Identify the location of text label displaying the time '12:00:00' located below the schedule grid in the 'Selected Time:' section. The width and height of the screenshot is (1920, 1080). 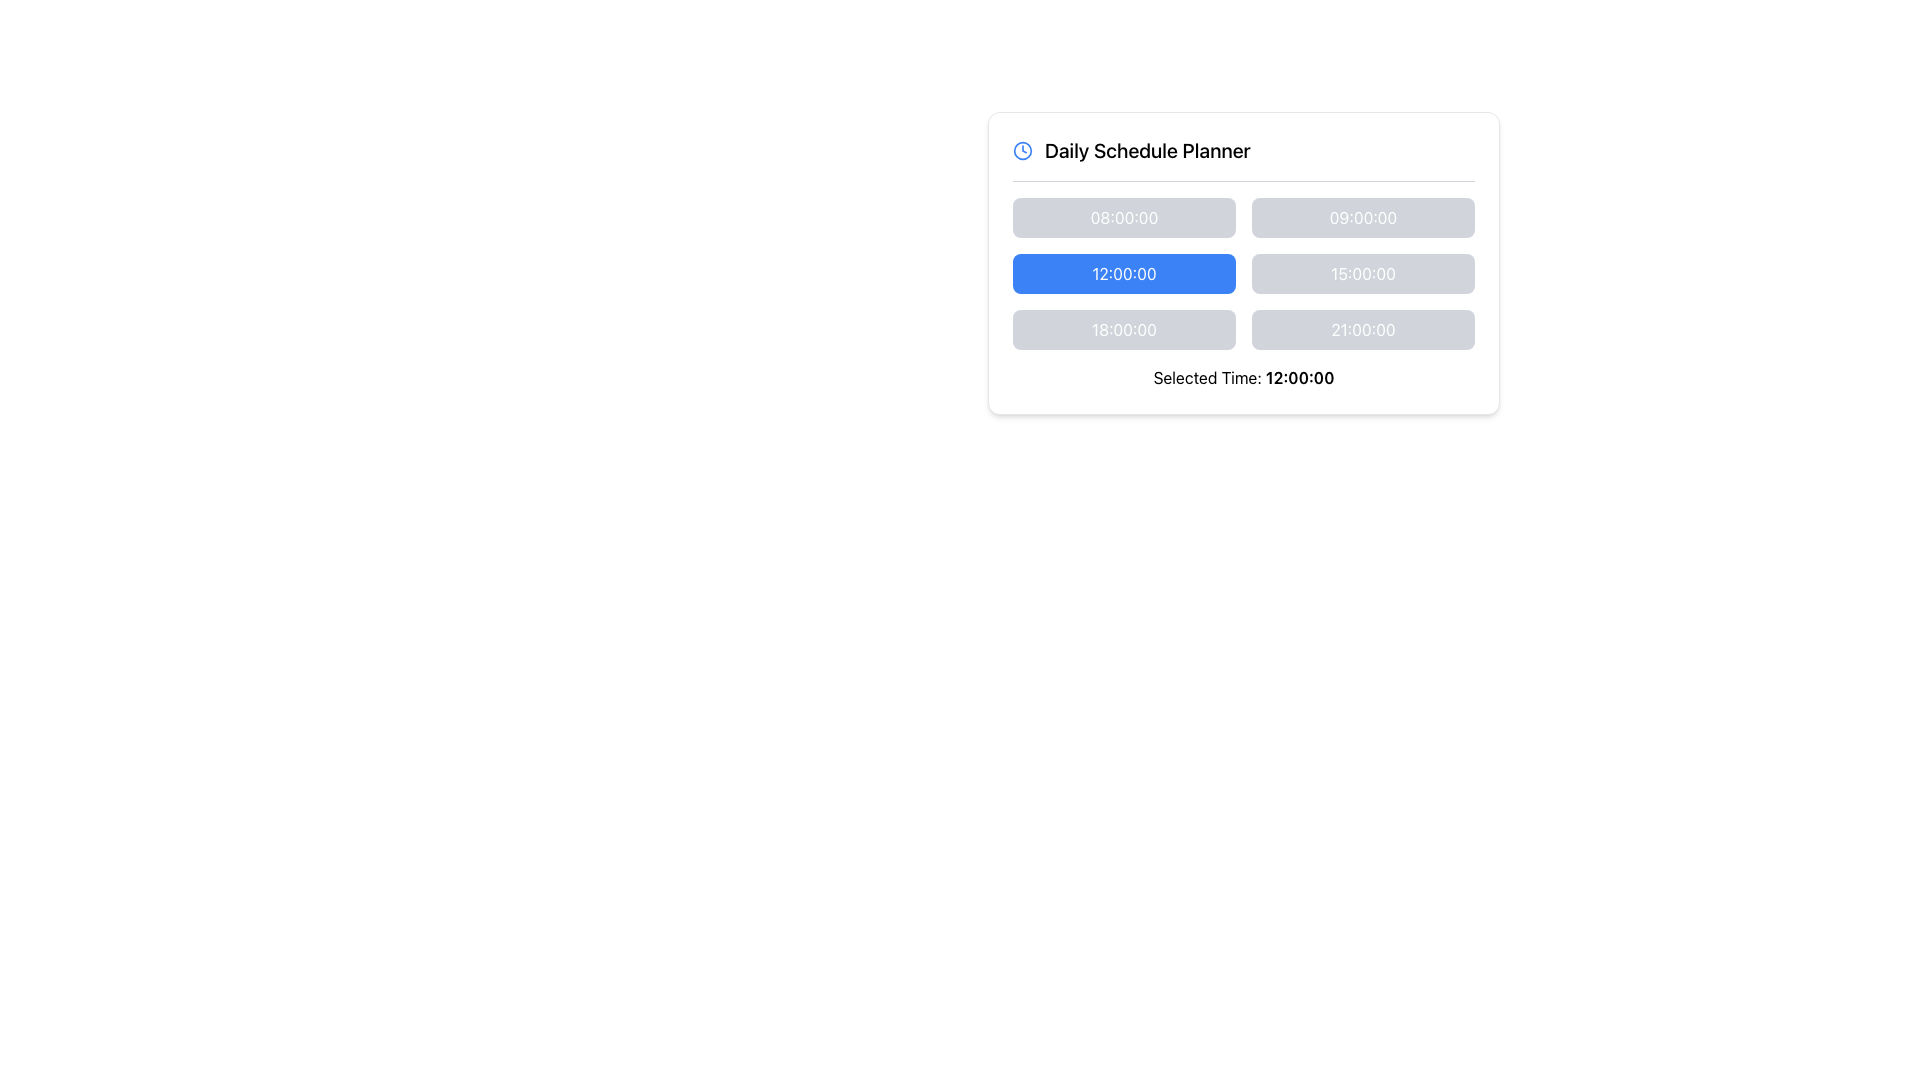
(1300, 378).